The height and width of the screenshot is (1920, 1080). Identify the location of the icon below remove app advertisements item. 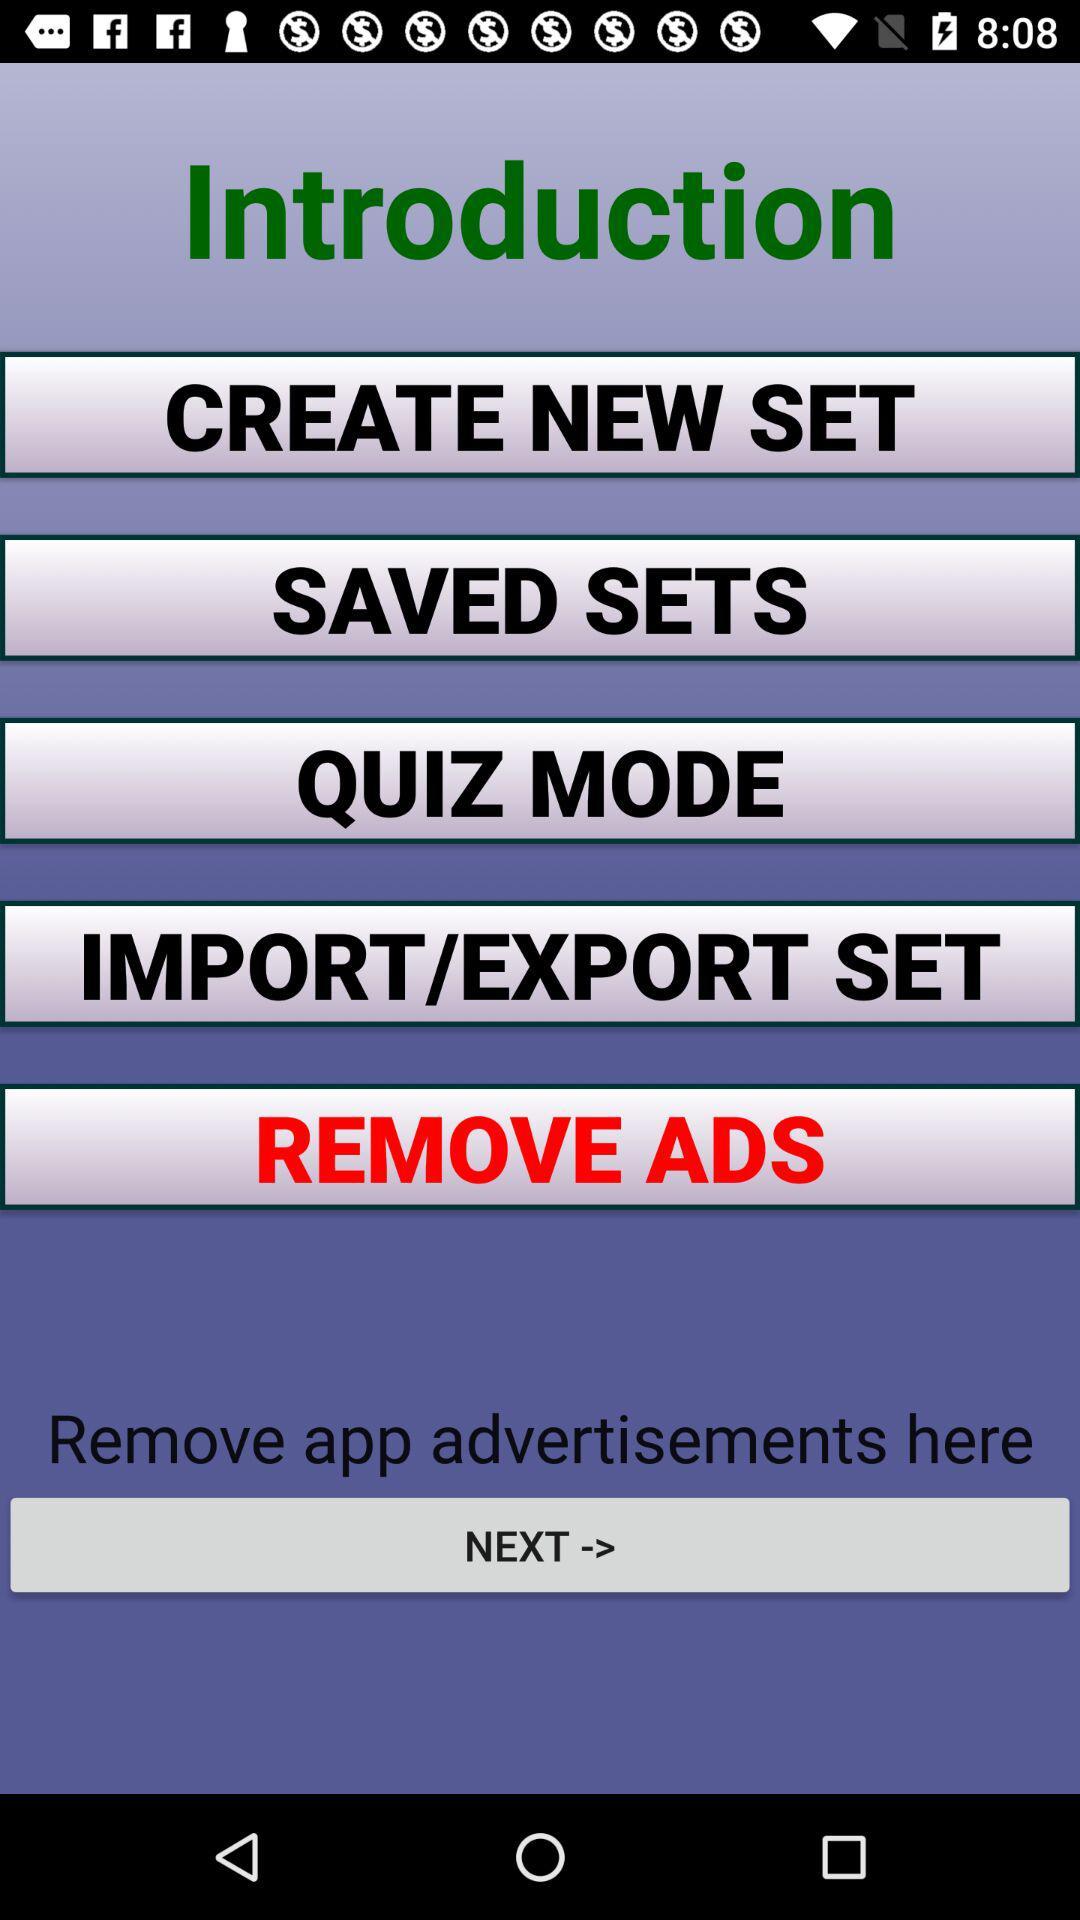
(540, 1544).